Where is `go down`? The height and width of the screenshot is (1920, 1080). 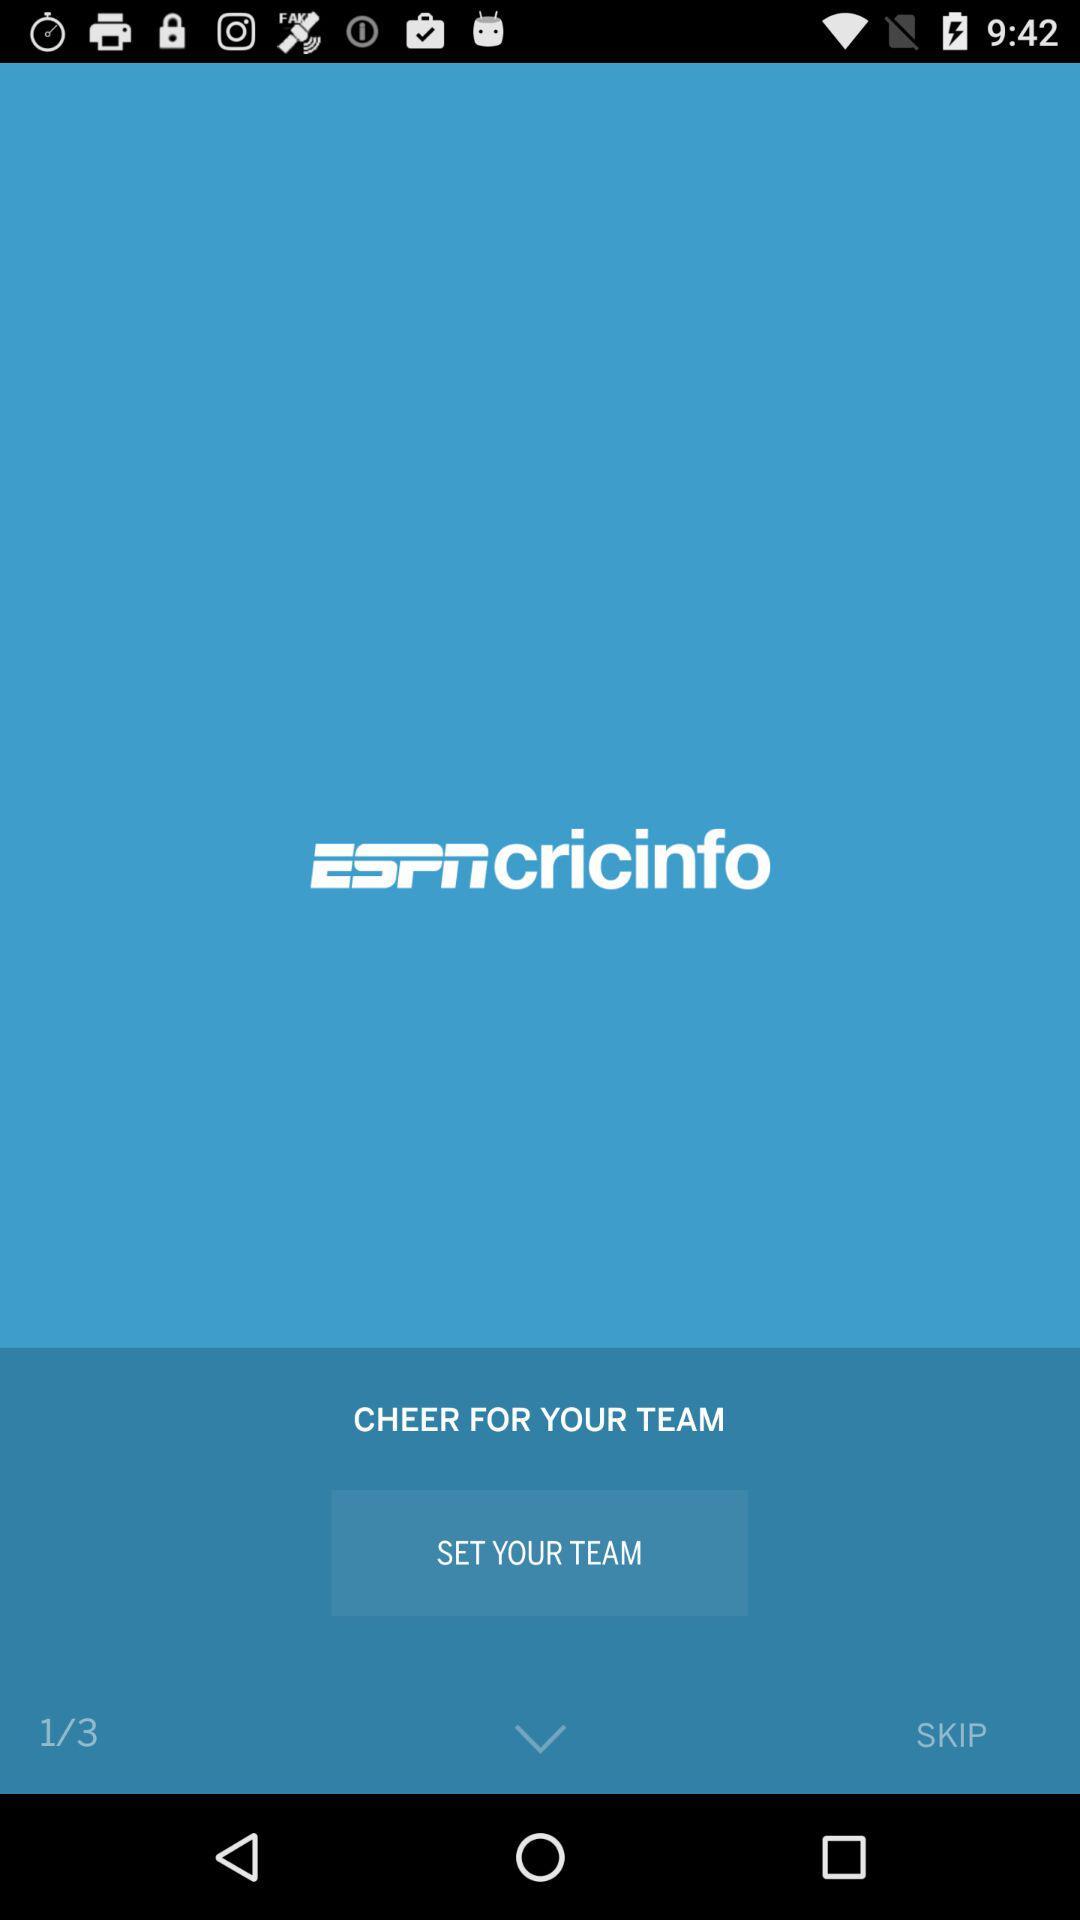 go down is located at coordinates (540, 1738).